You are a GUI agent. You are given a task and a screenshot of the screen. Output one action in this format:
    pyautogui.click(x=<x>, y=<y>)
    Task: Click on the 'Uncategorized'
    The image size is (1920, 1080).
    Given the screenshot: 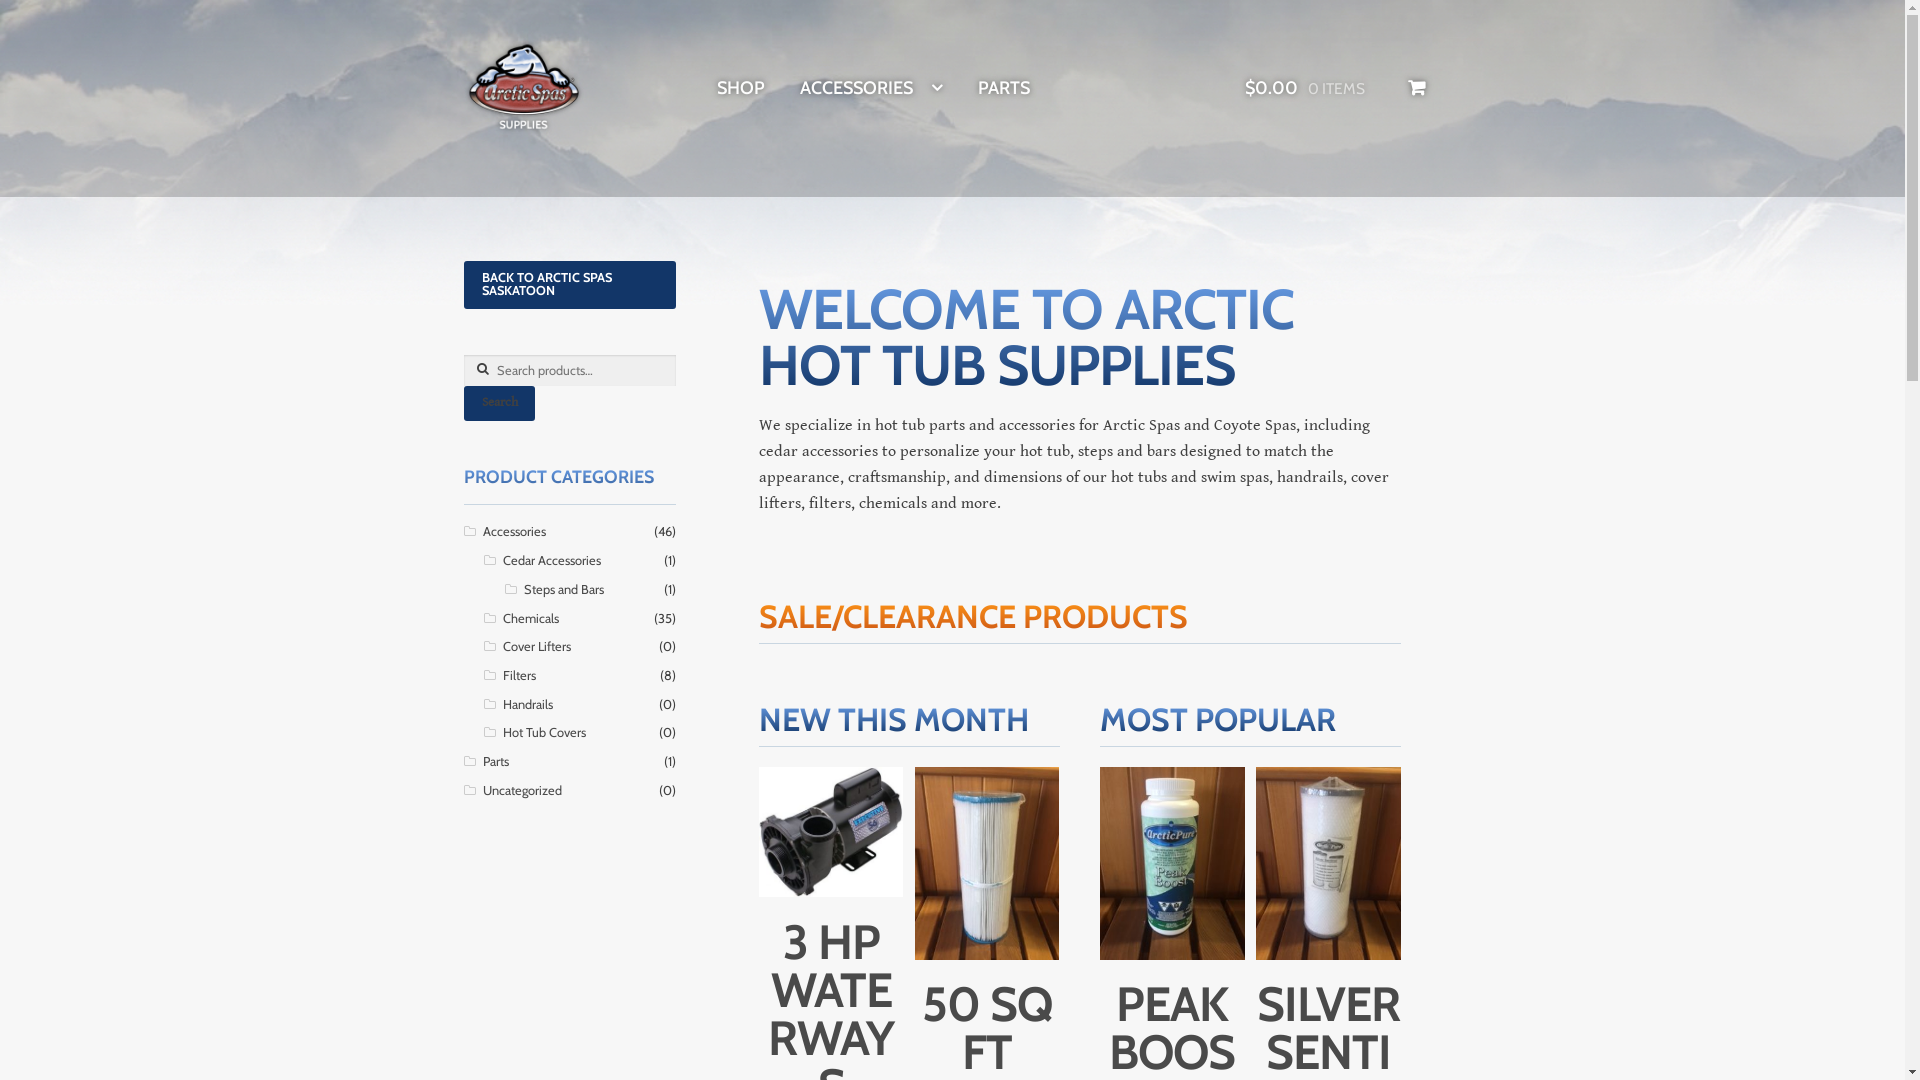 What is the action you would take?
    pyautogui.click(x=521, y=789)
    